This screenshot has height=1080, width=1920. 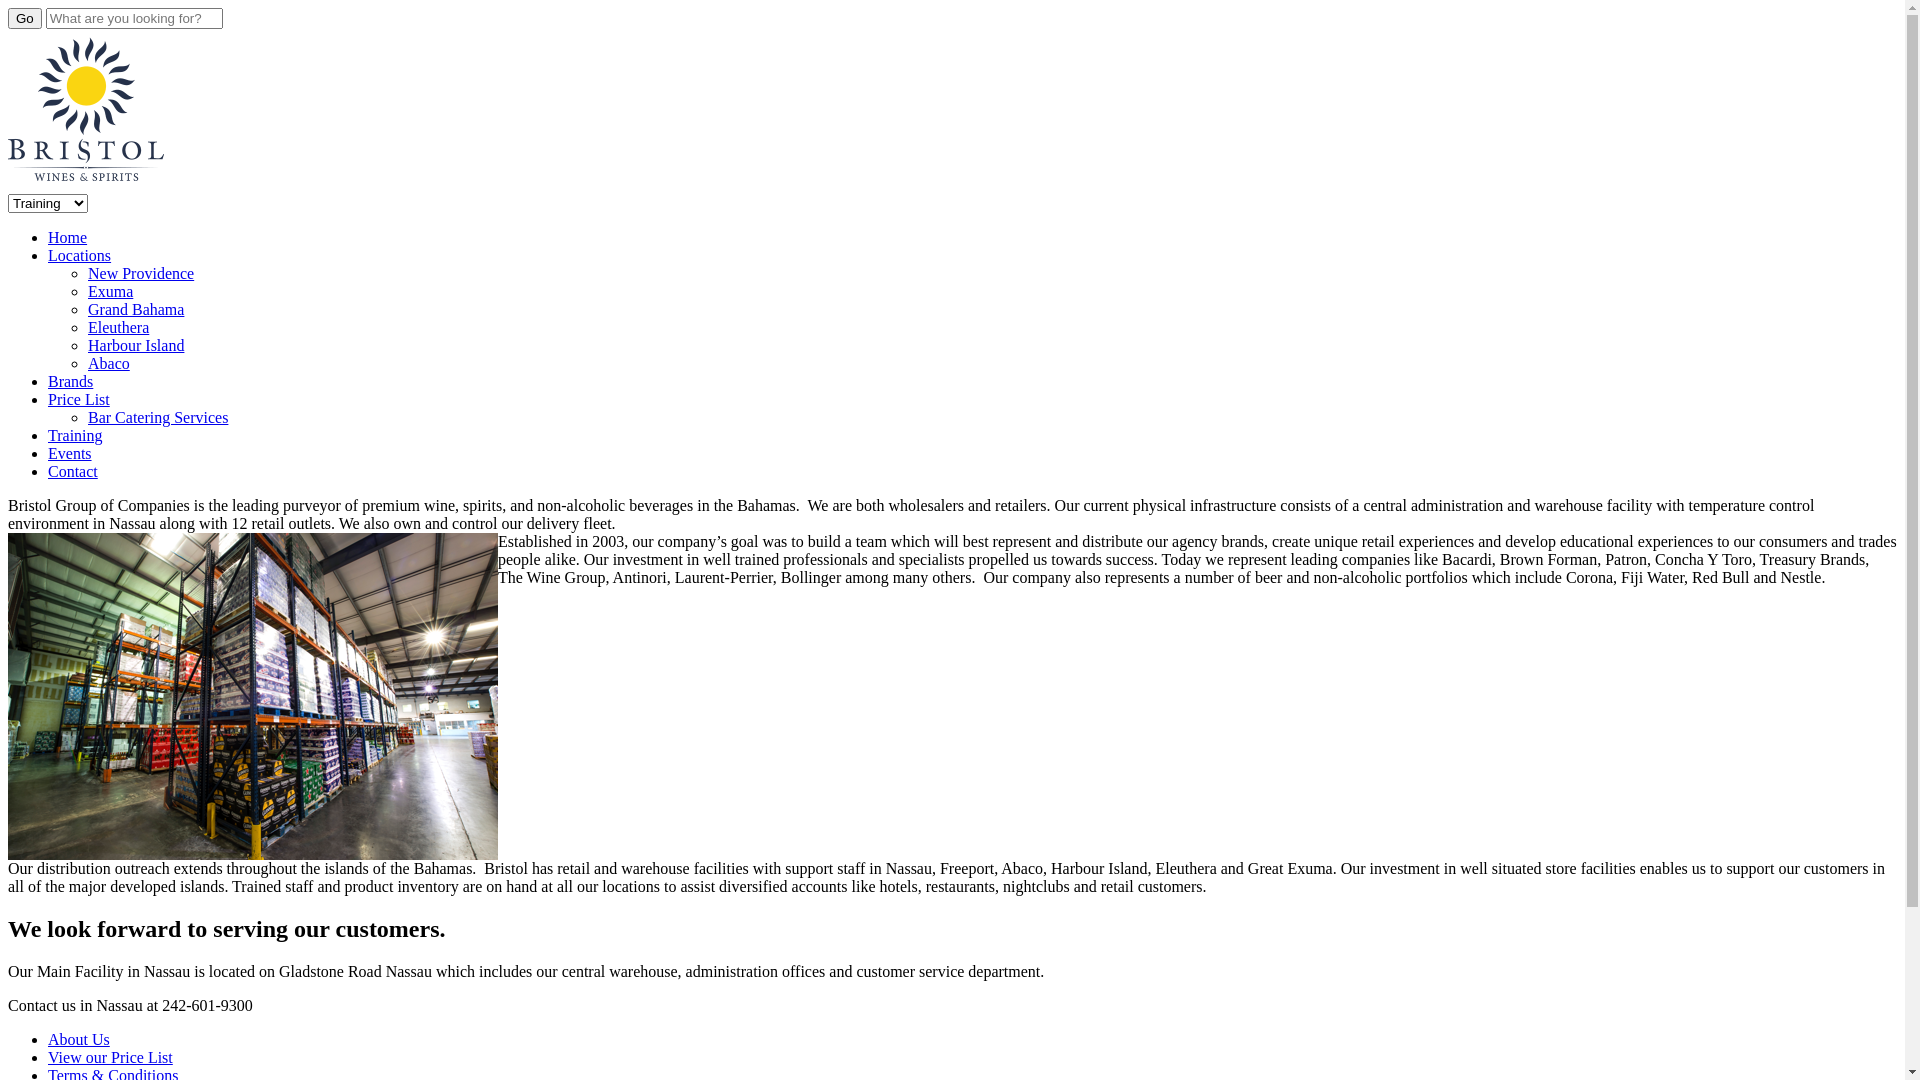 I want to click on 'Brands', so click(x=70, y=381).